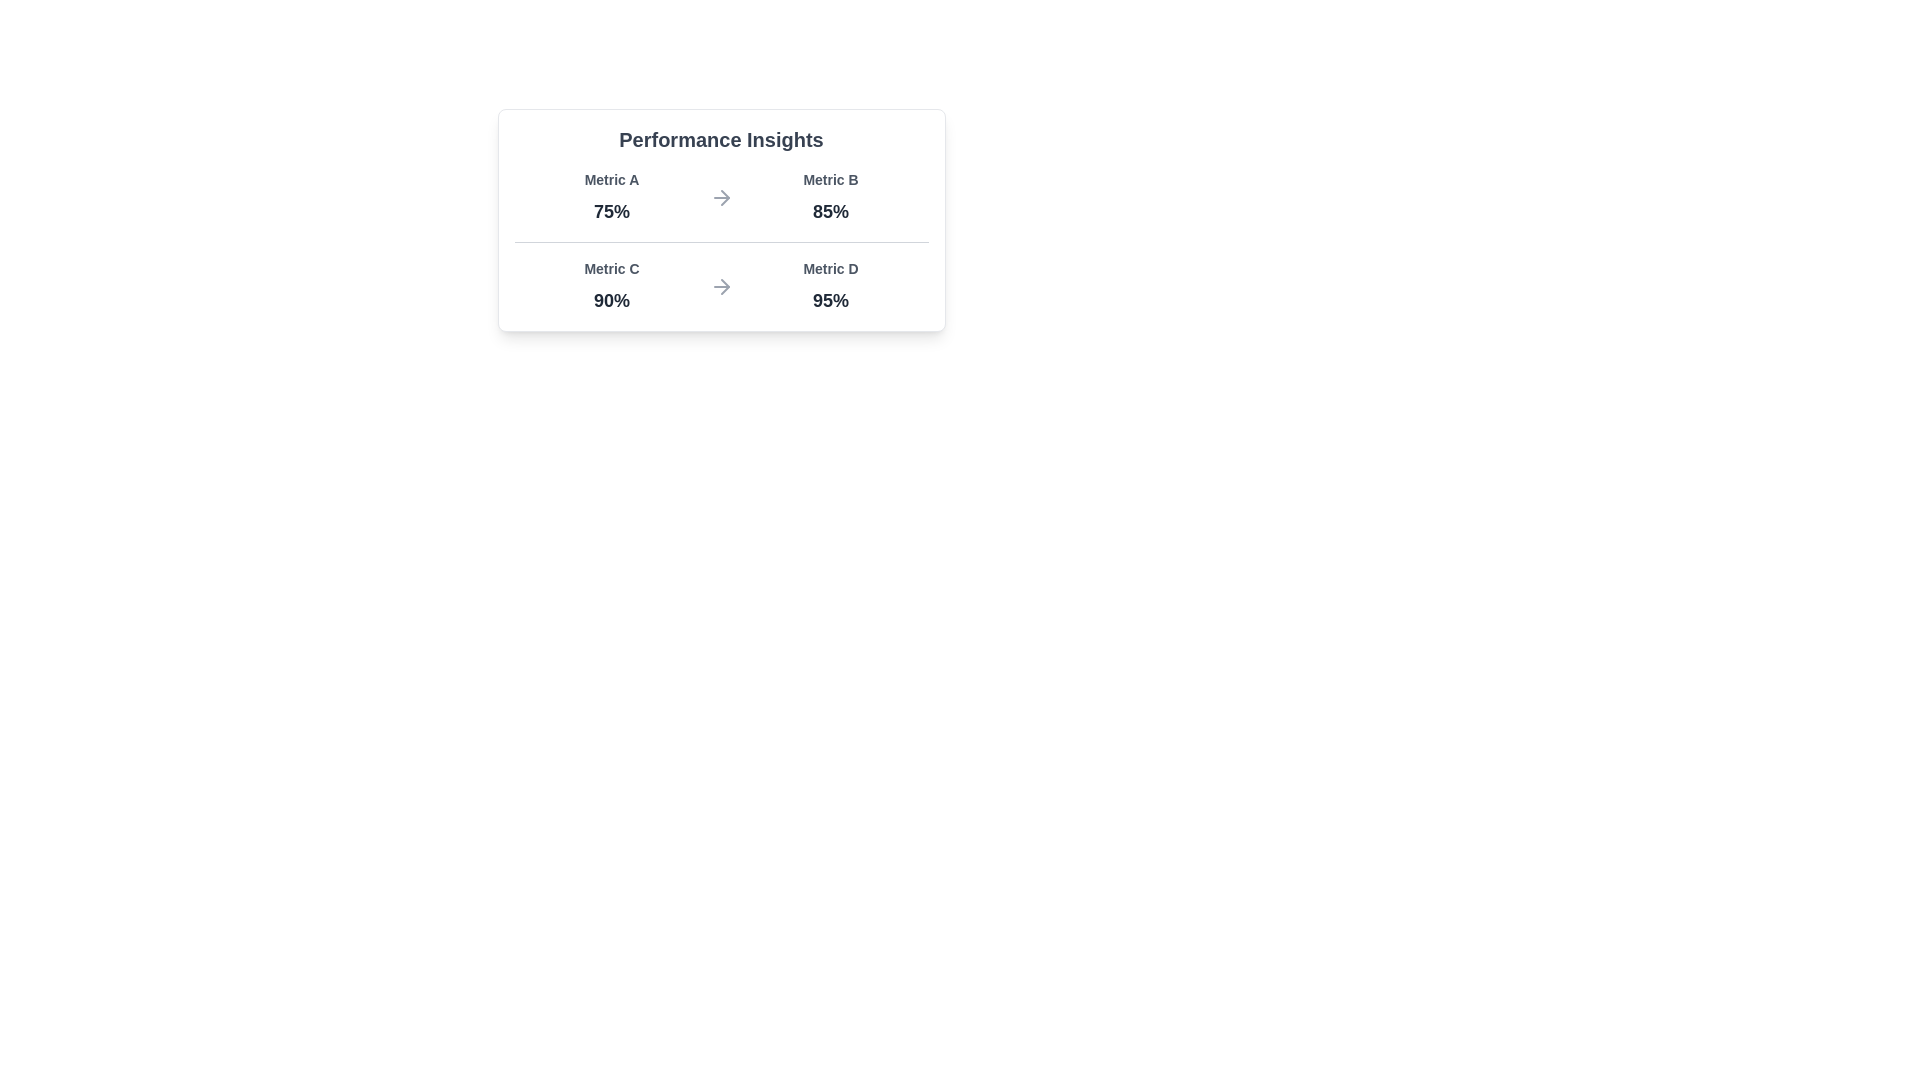 The width and height of the screenshot is (1920, 1080). I want to click on the label displaying 'Metric C', which is located in the lower-left quadrant of the 'Performance Insights' section, positioned above '90%' and next to 'Metric D', so click(610, 268).